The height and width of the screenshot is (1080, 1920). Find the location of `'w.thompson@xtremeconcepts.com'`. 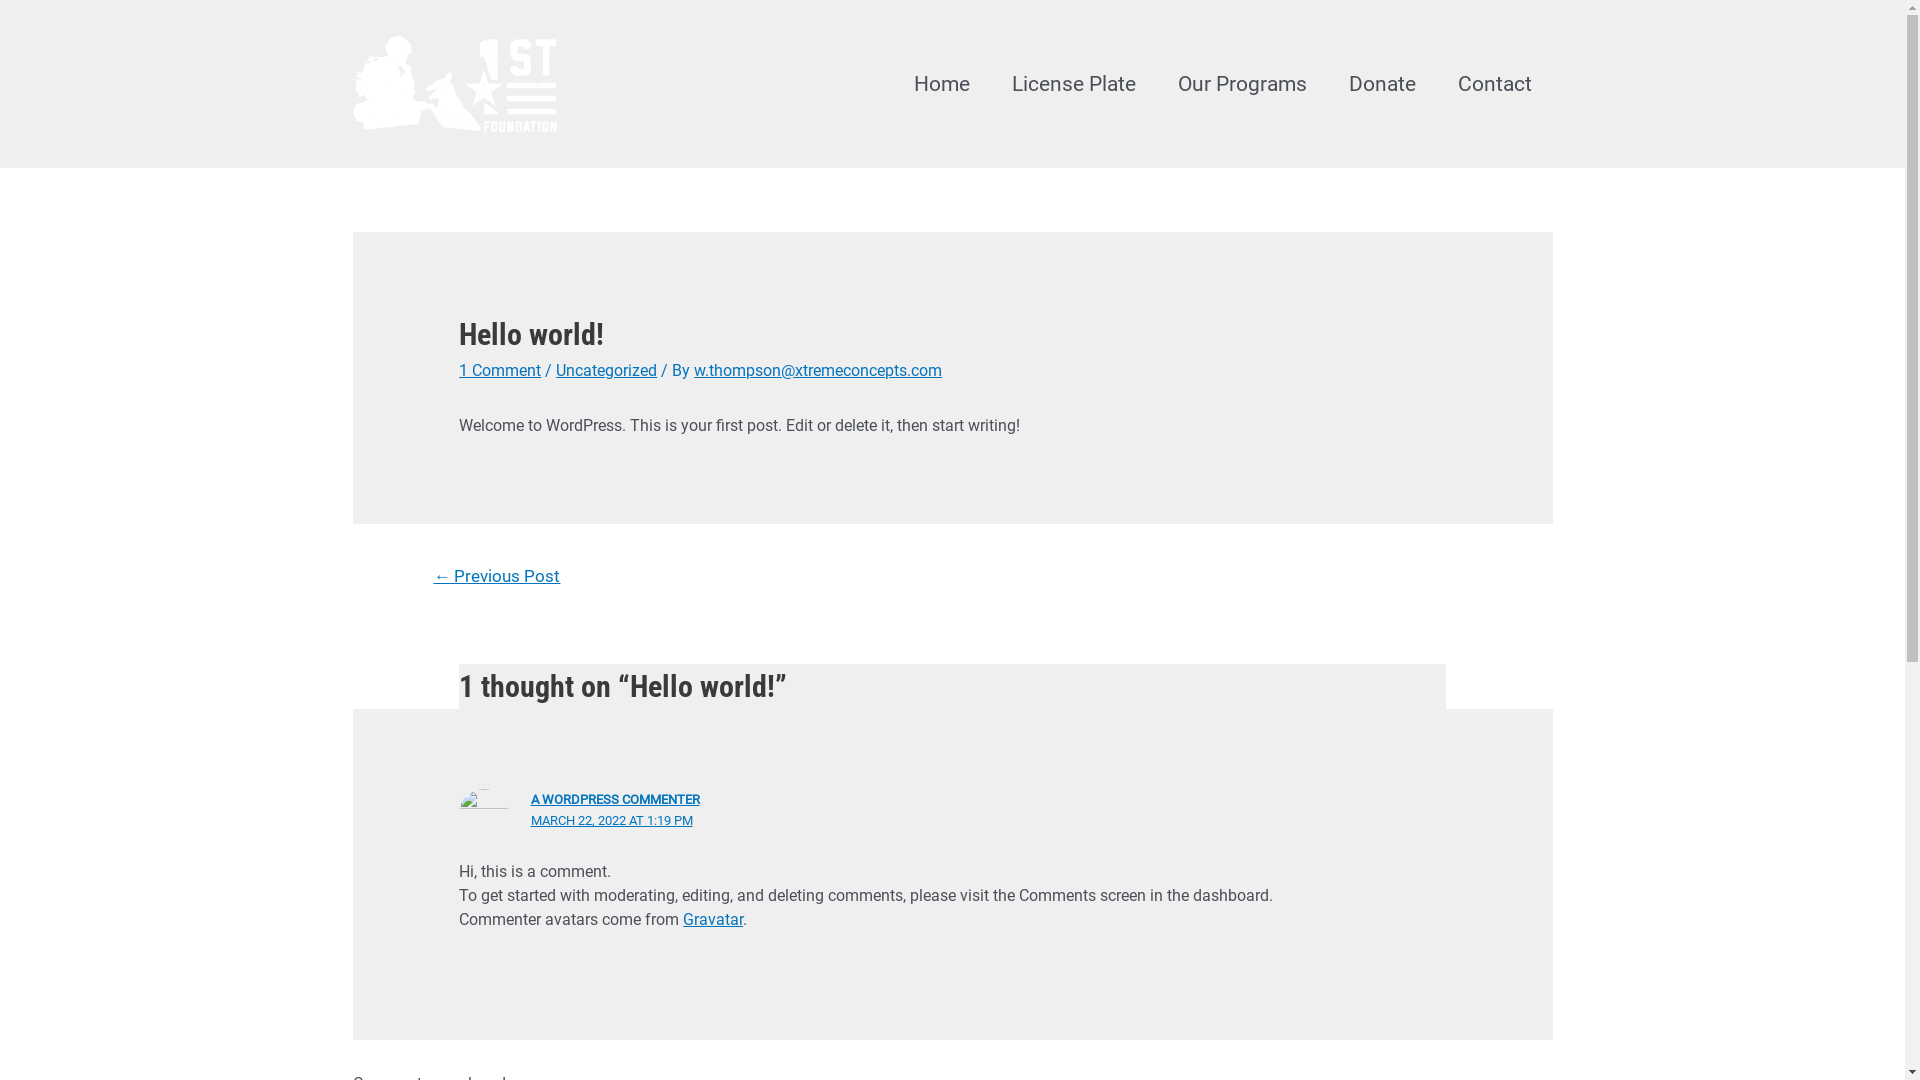

'w.thompson@xtremeconcepts.com' is located at coordinates (817, 370).